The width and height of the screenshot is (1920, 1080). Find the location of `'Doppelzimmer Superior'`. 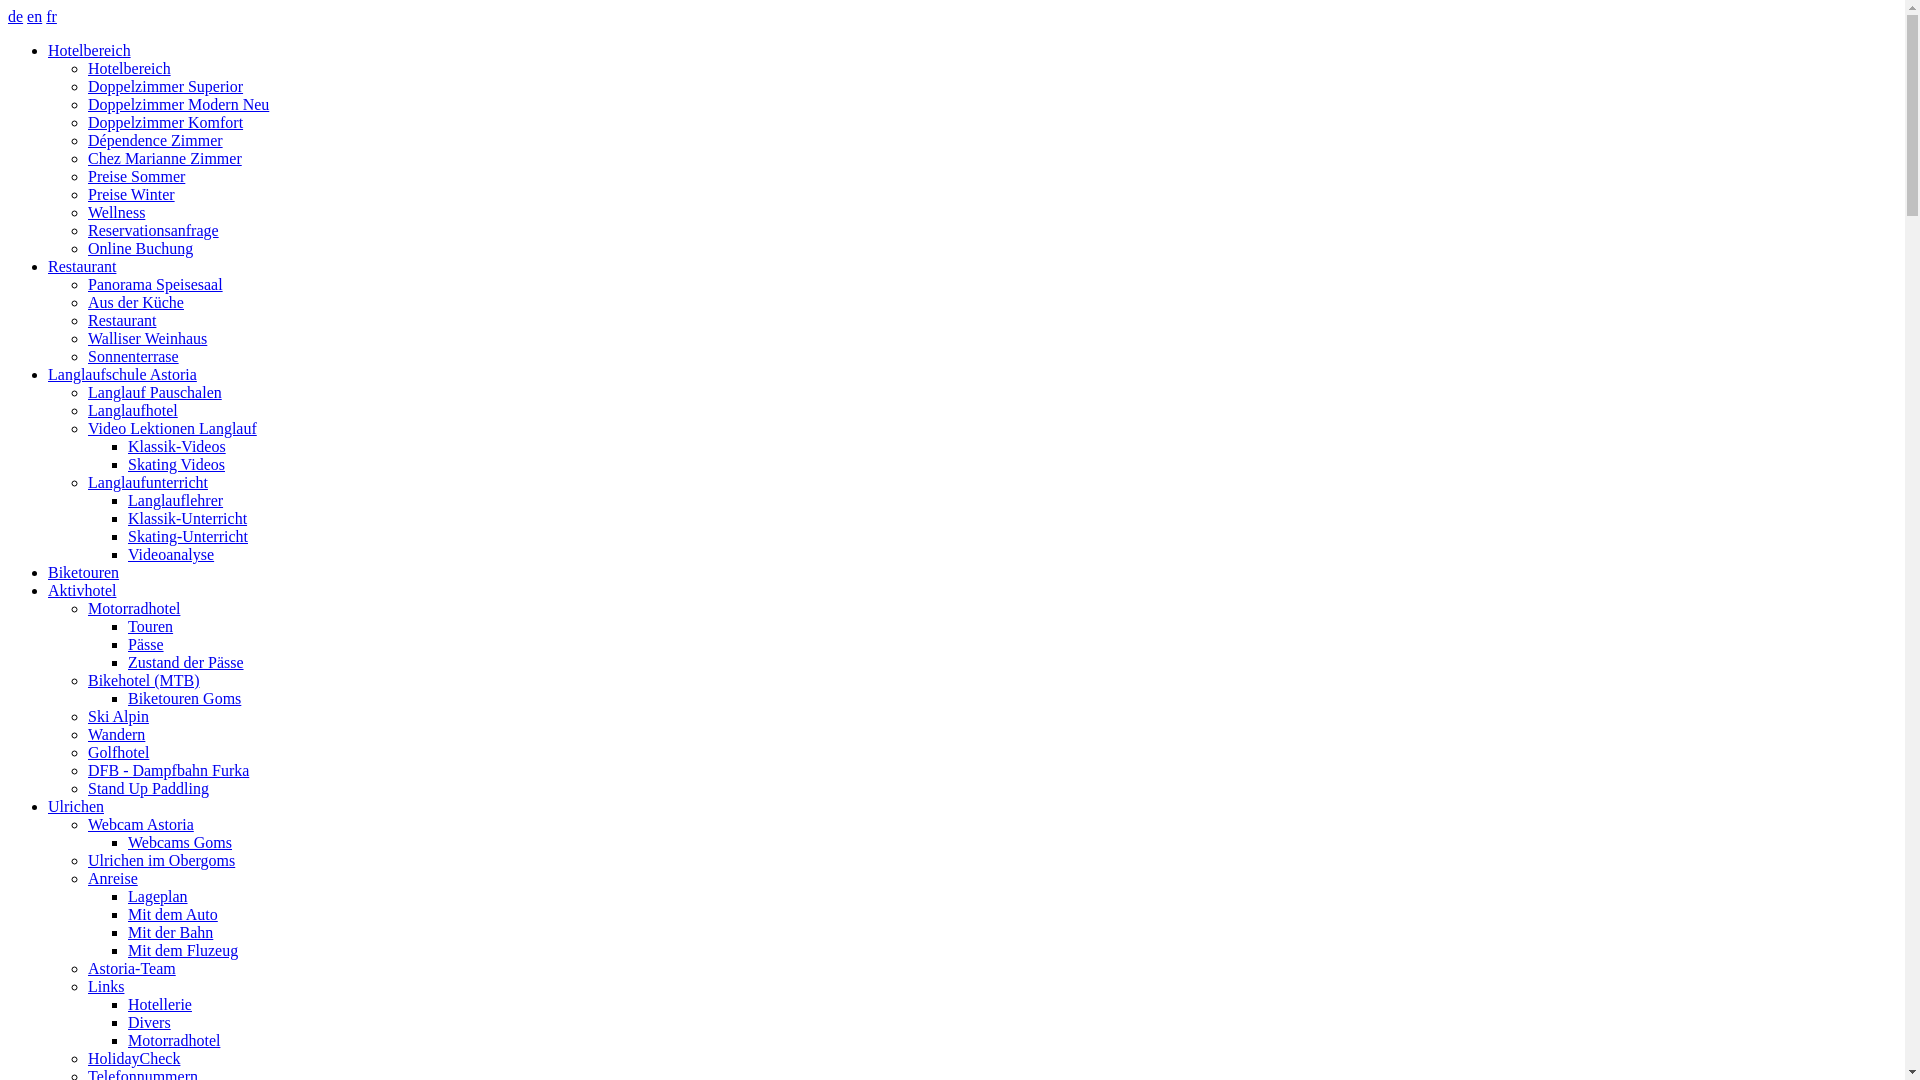

'Doppelzimmer Superior' is located at coordinates (86, 85).